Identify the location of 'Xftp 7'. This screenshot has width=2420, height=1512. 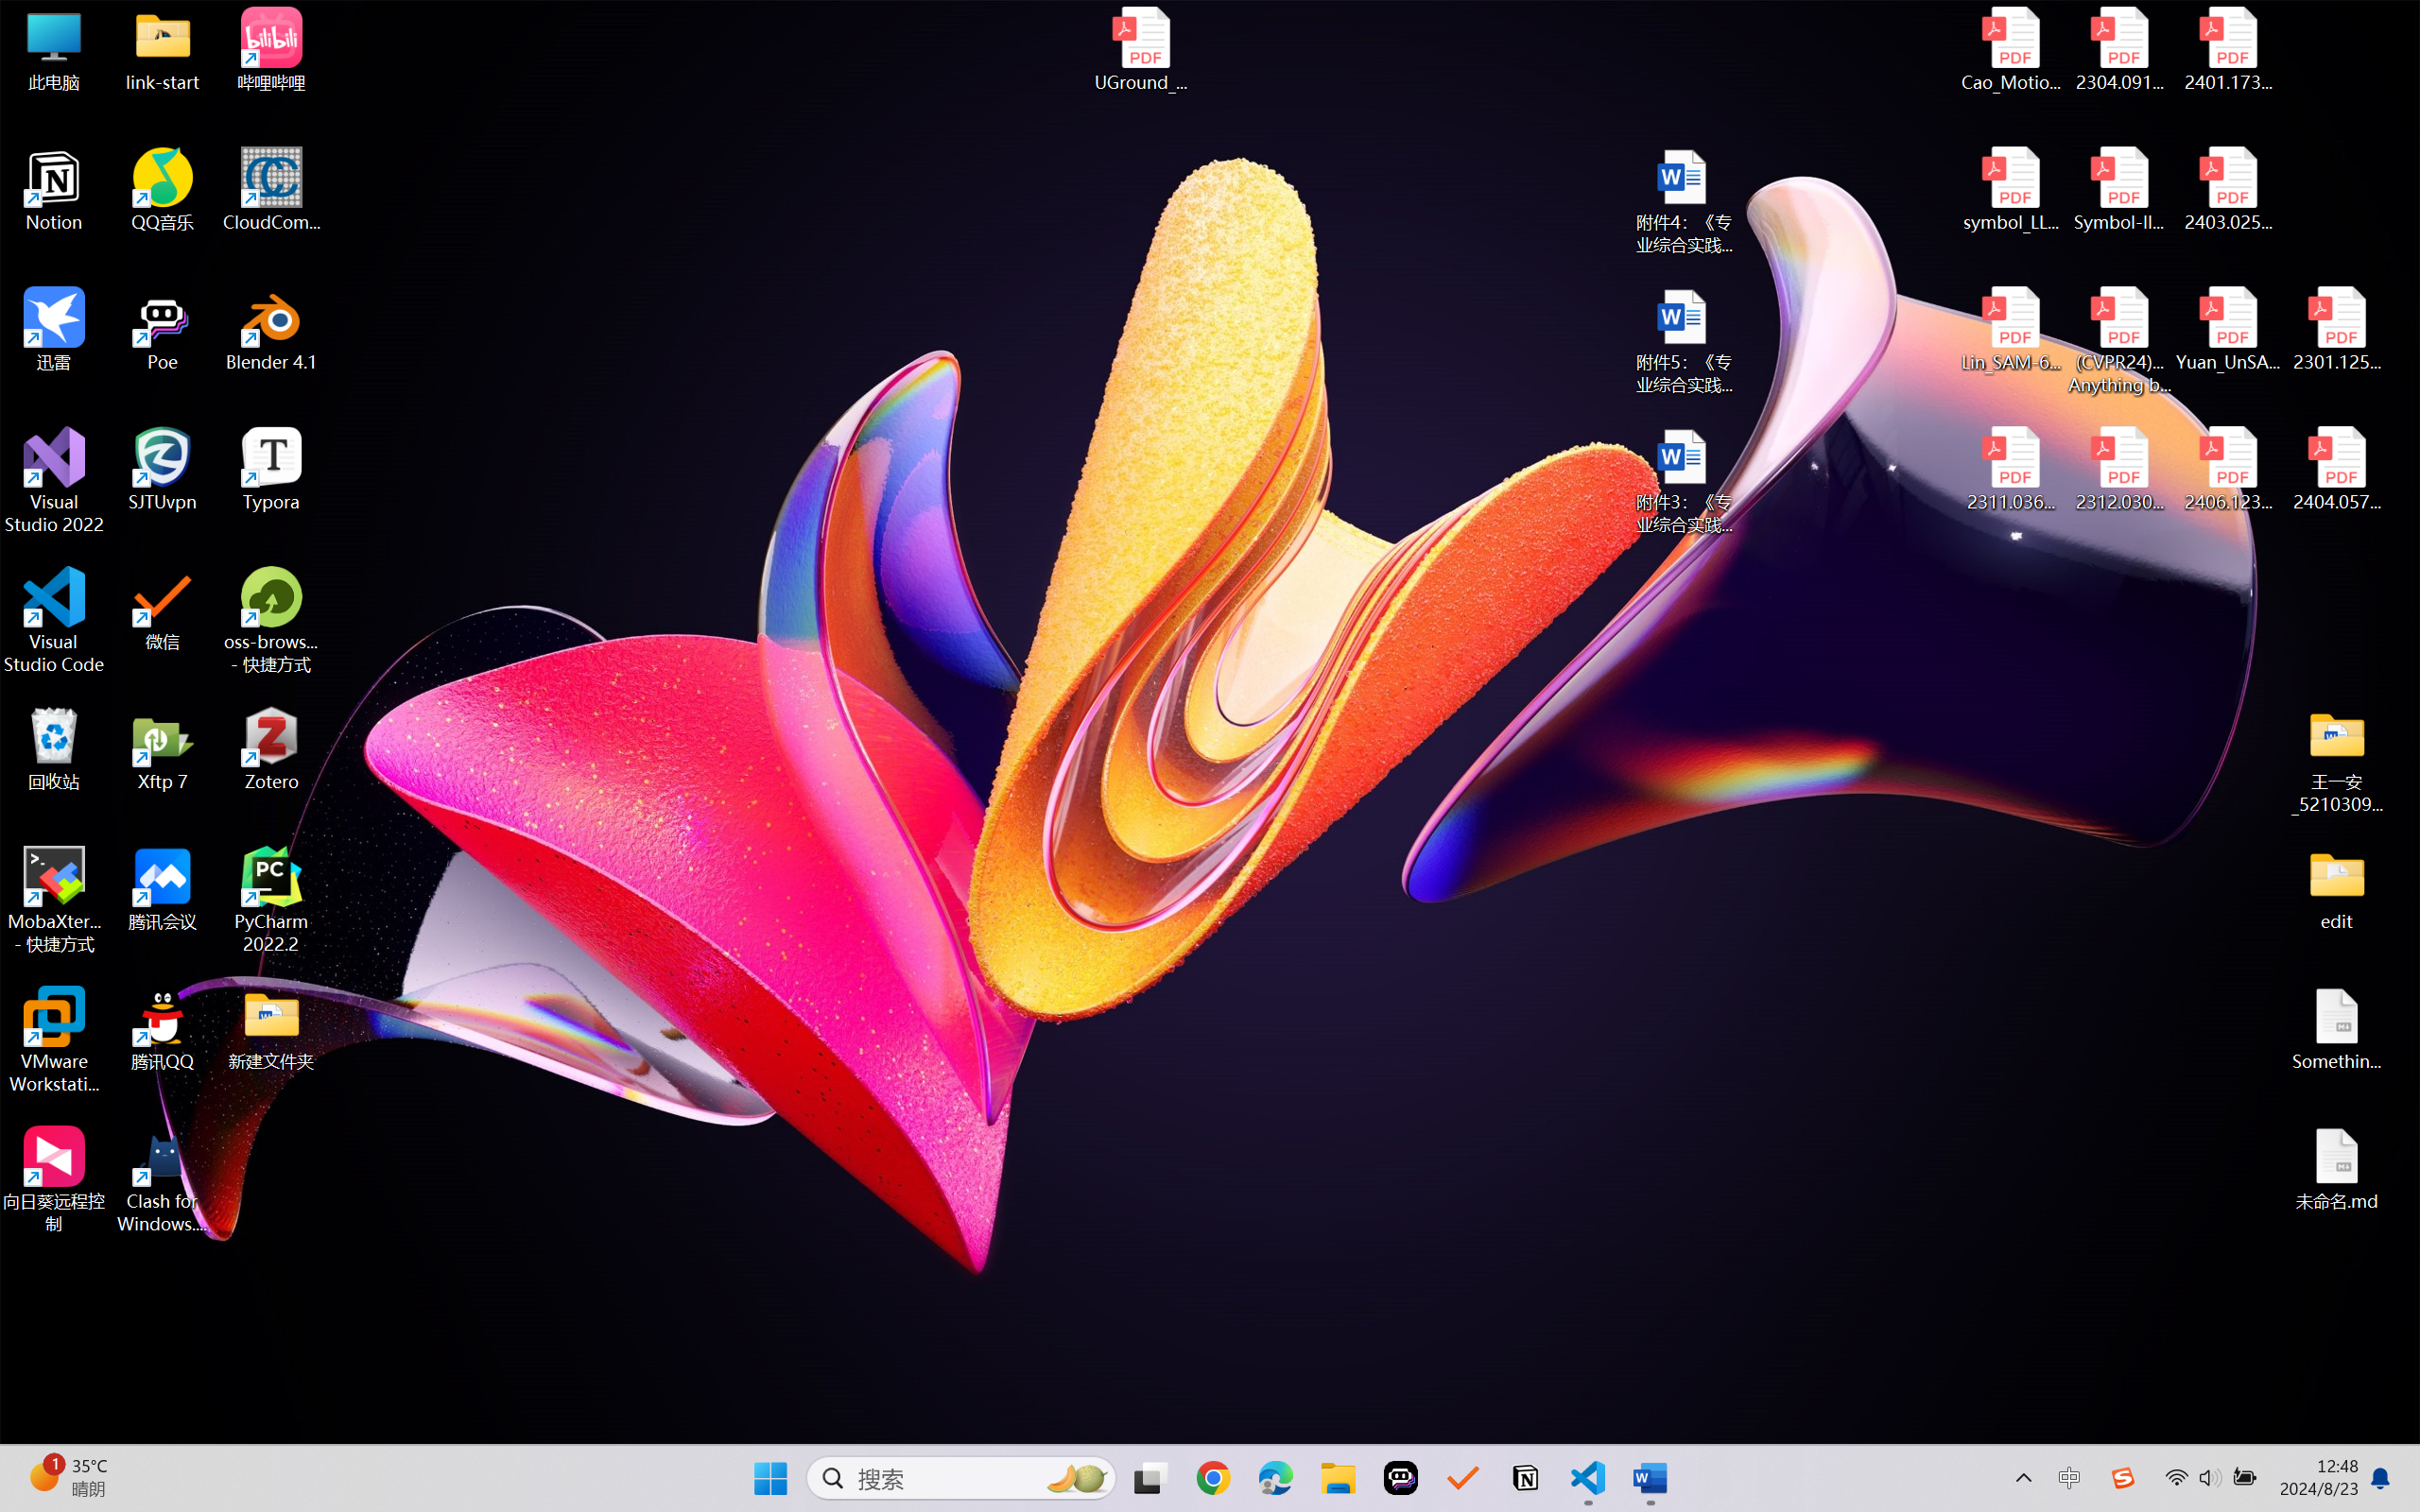
(163, 748).